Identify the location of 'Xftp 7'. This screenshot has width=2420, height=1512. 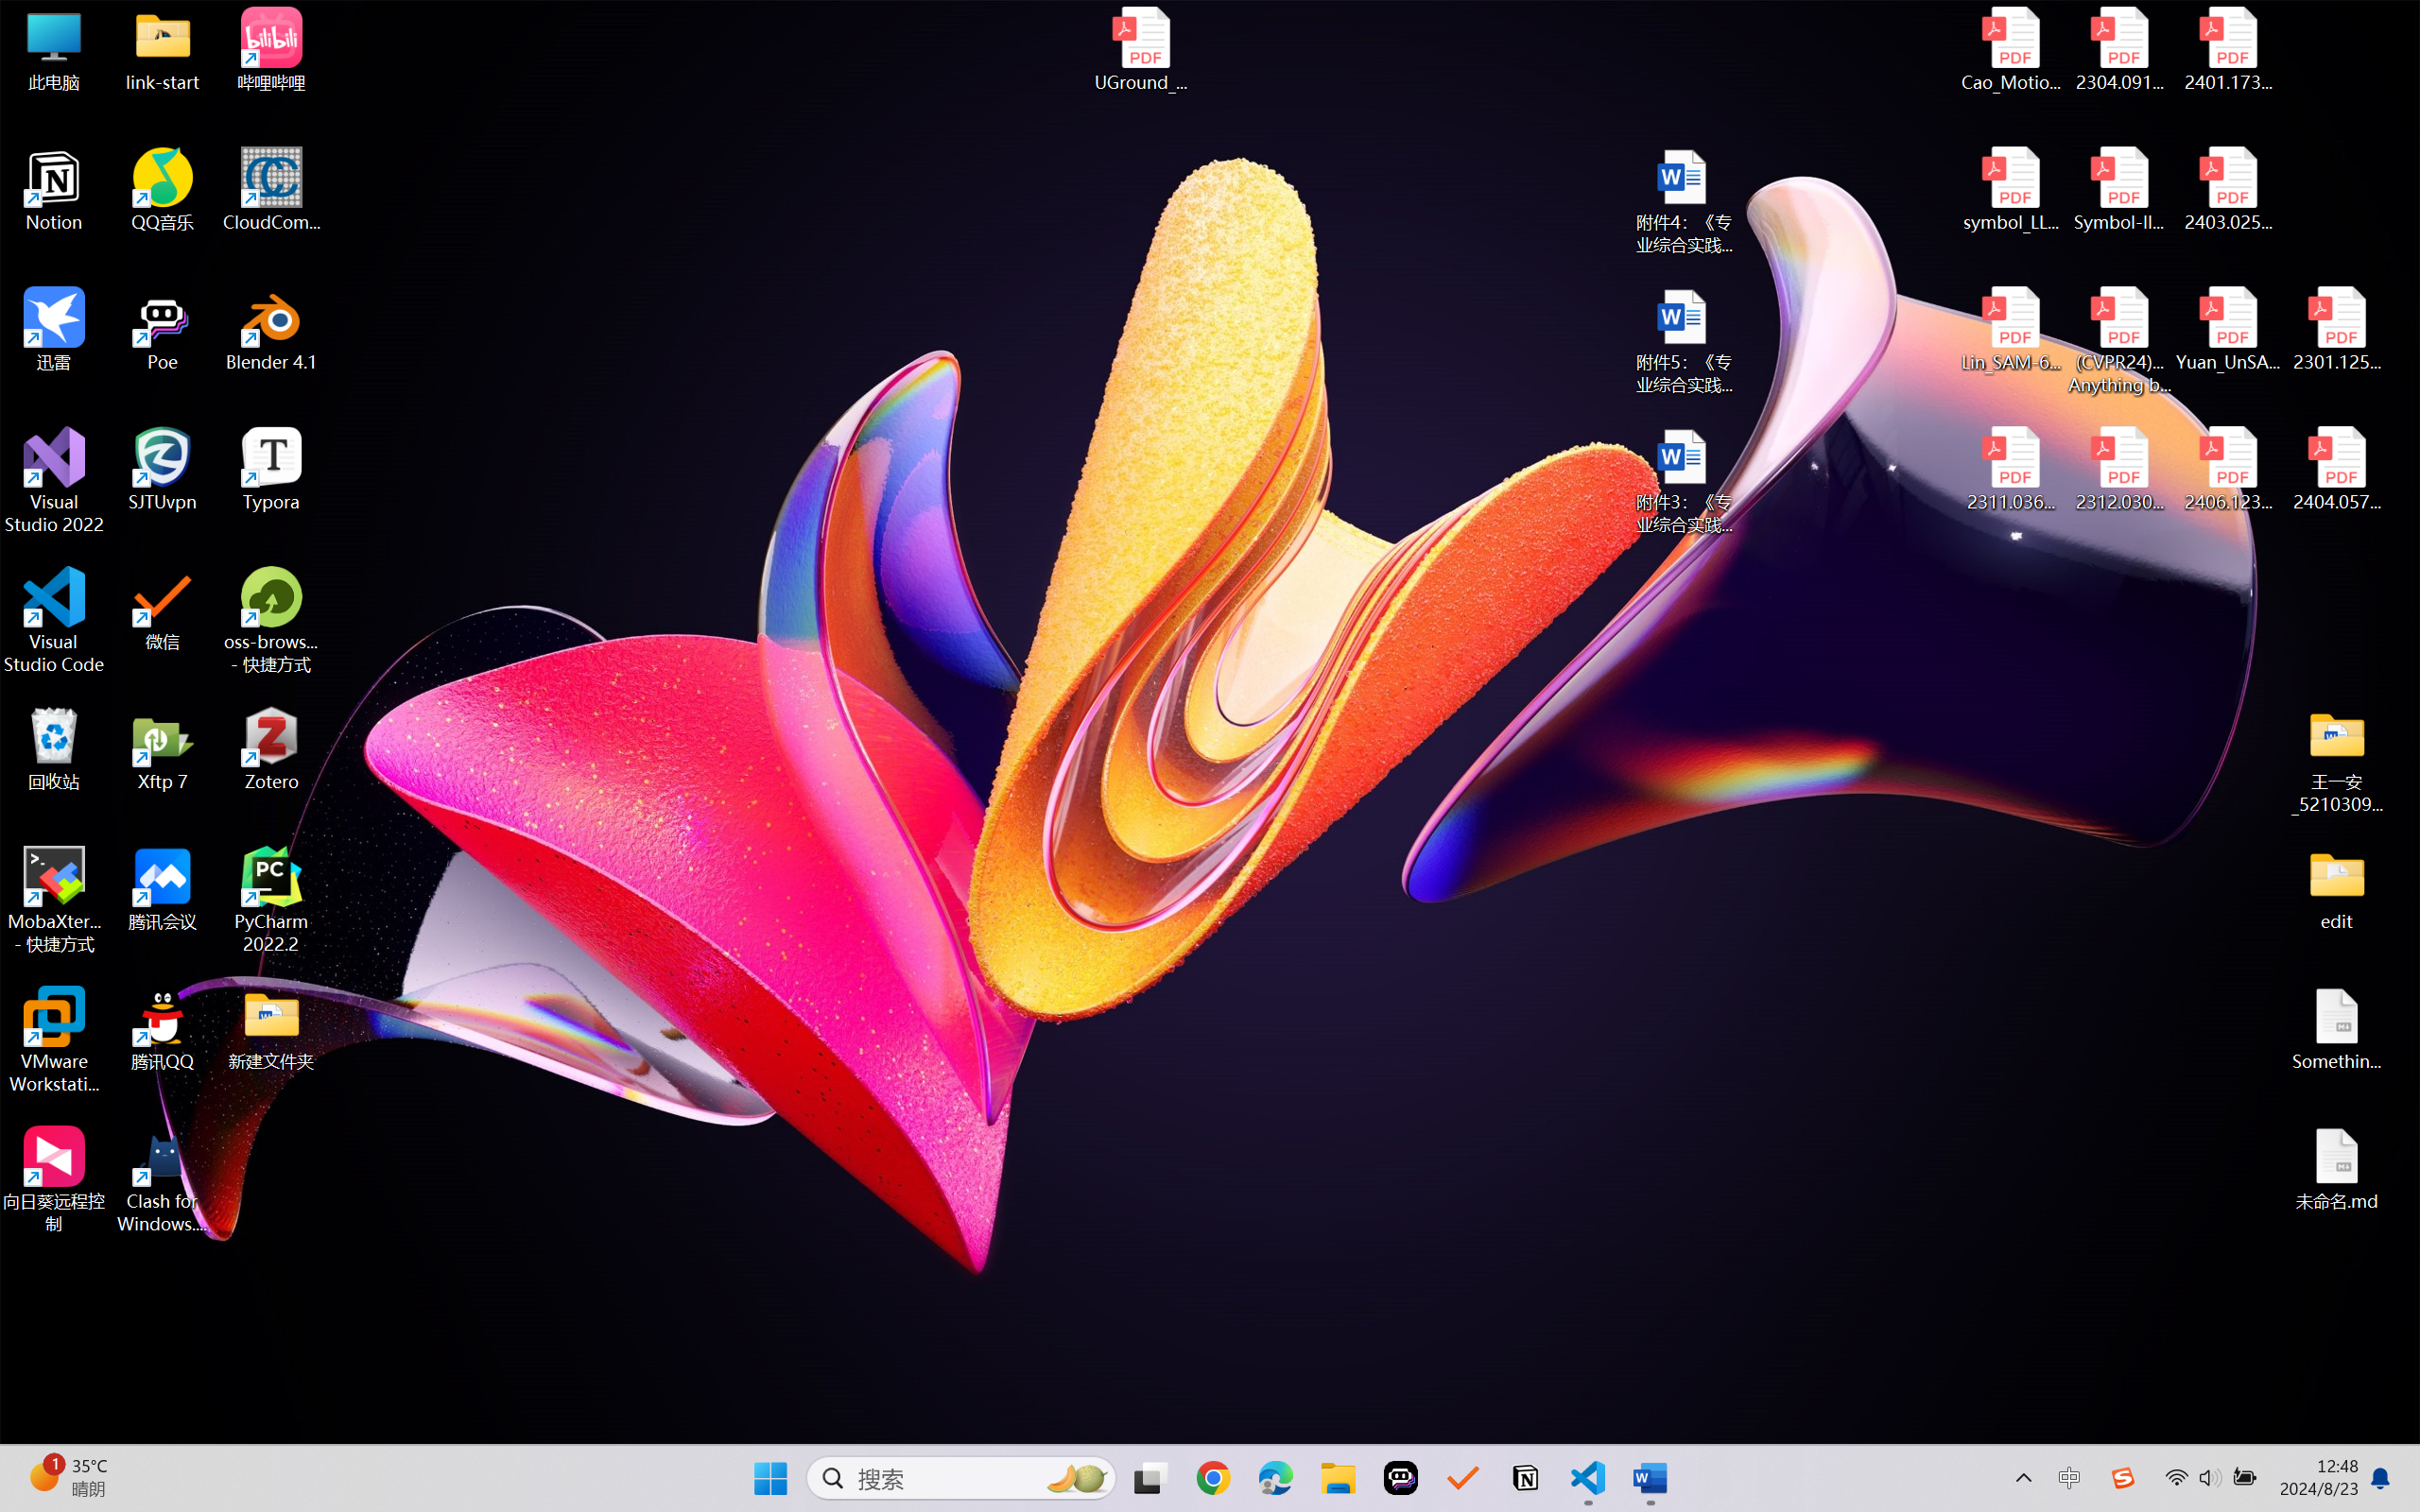
(163, 748).